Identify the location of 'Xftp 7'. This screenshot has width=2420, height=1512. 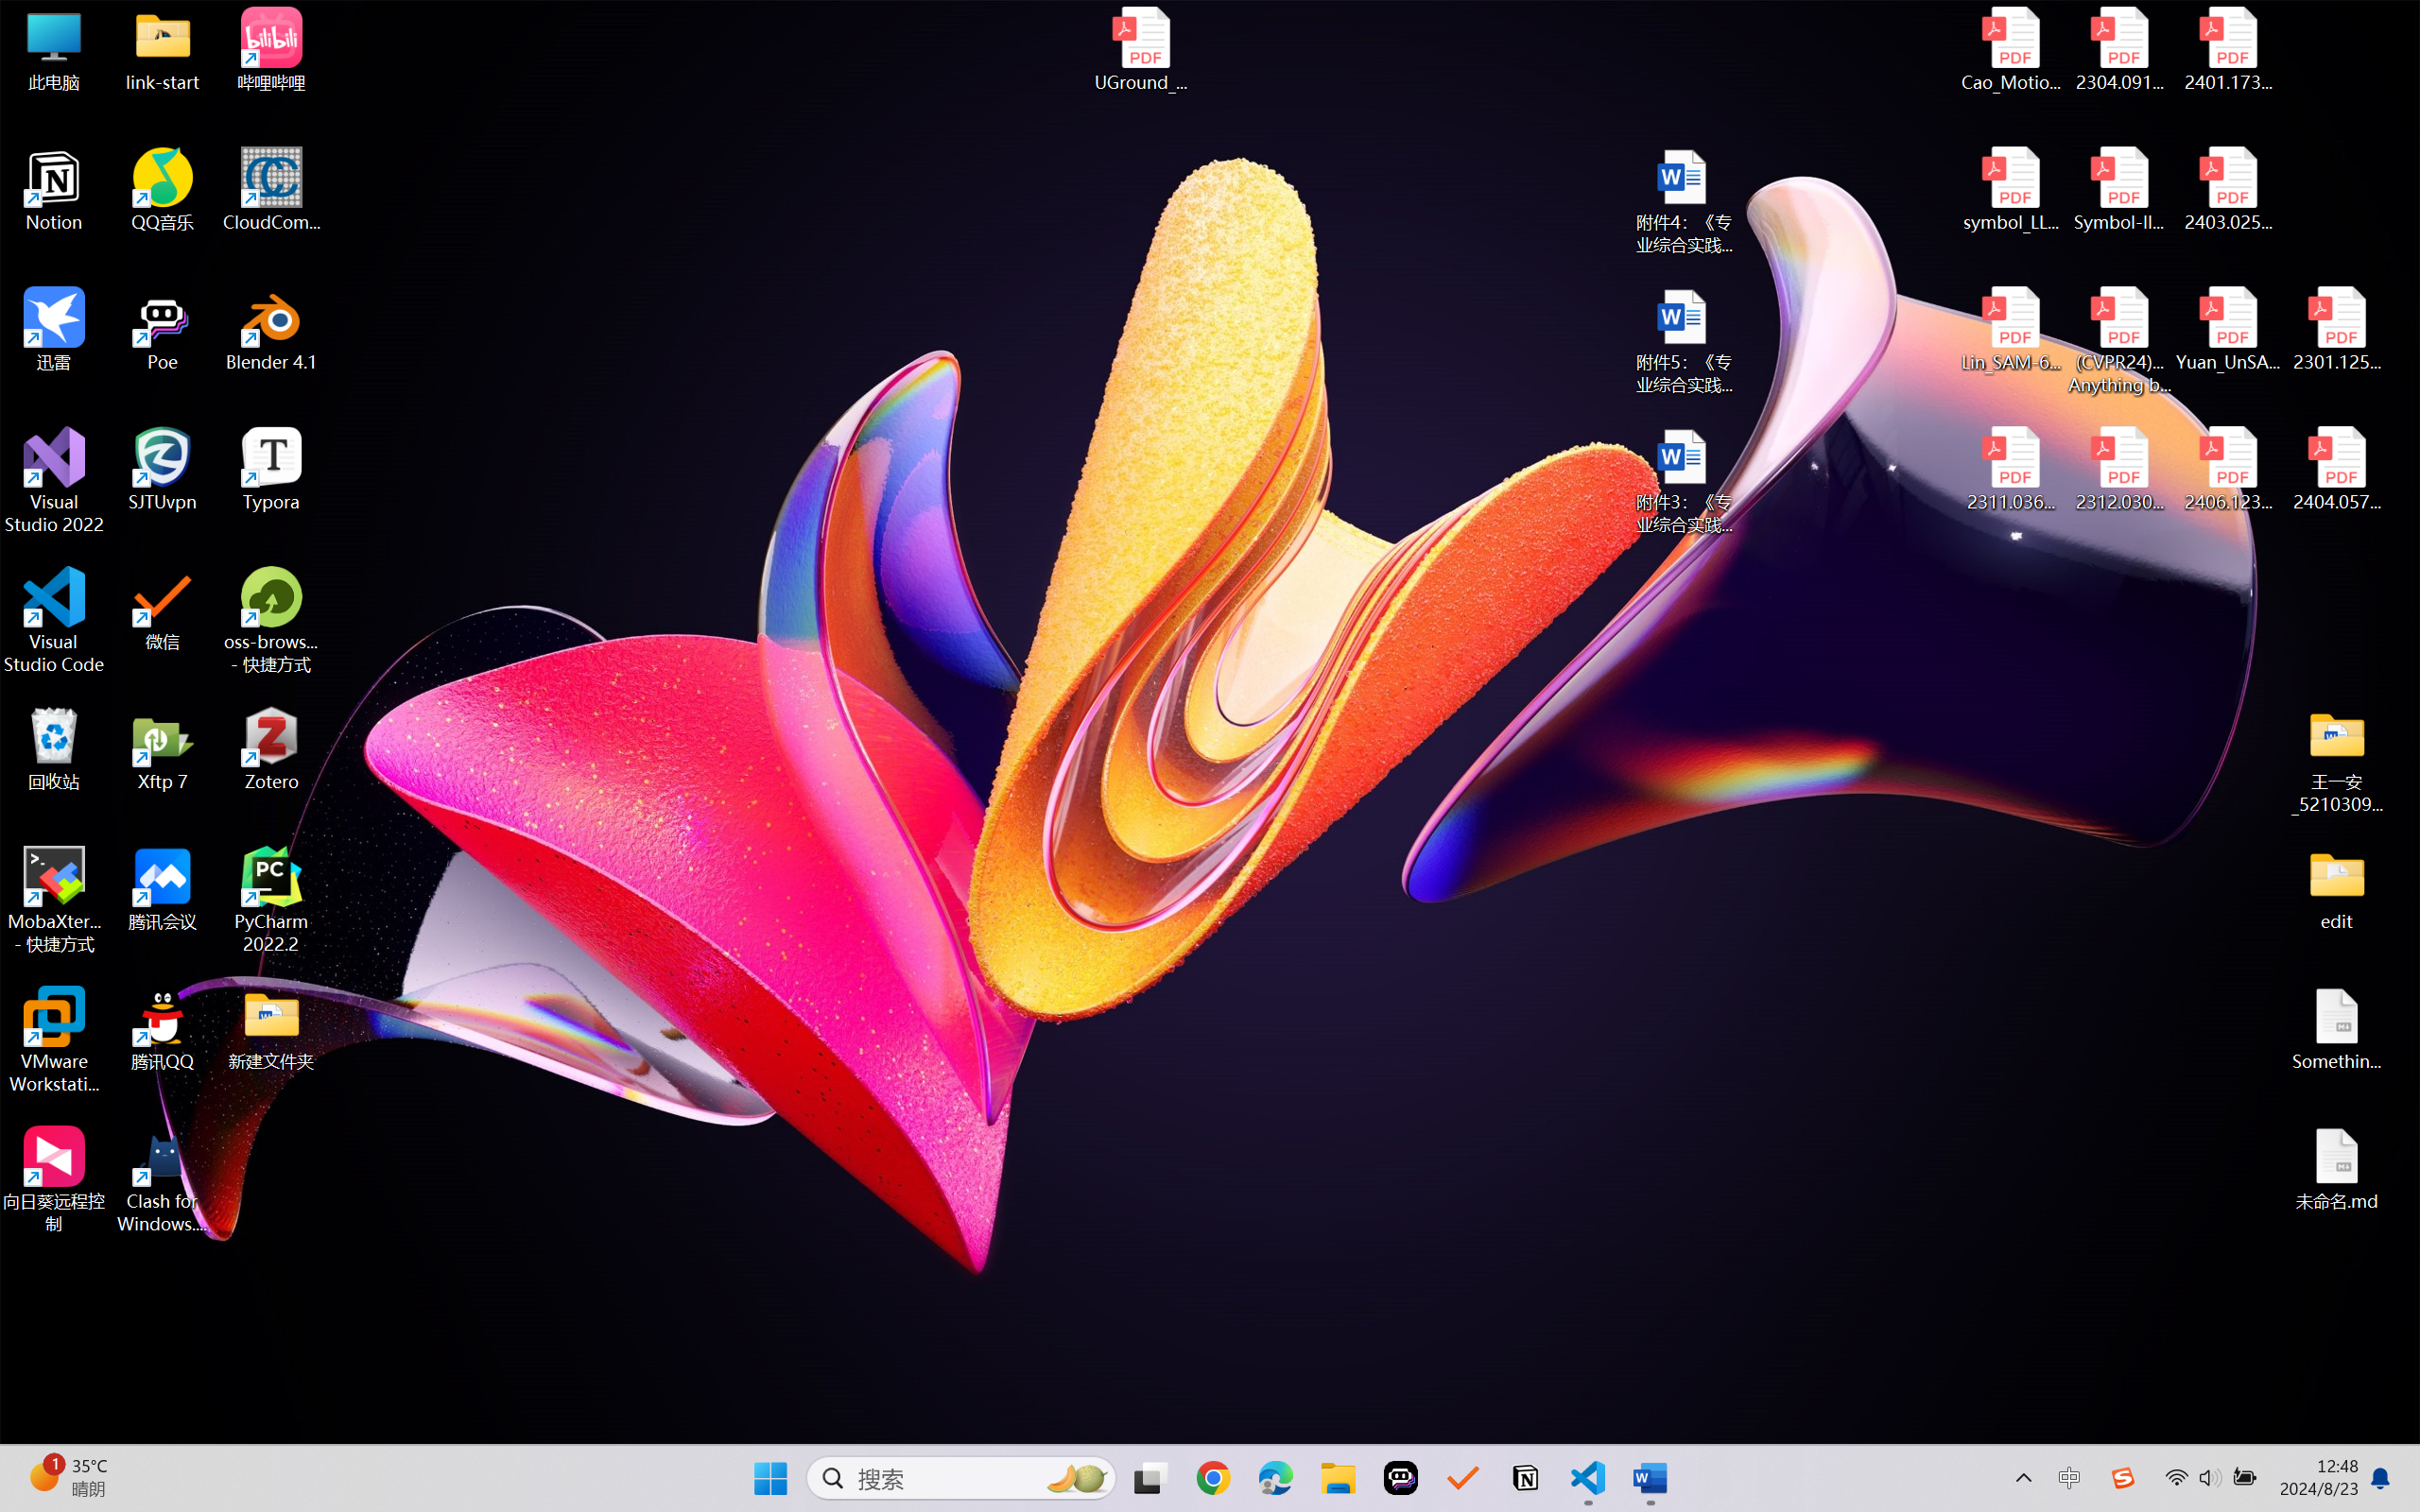
(163, 748).